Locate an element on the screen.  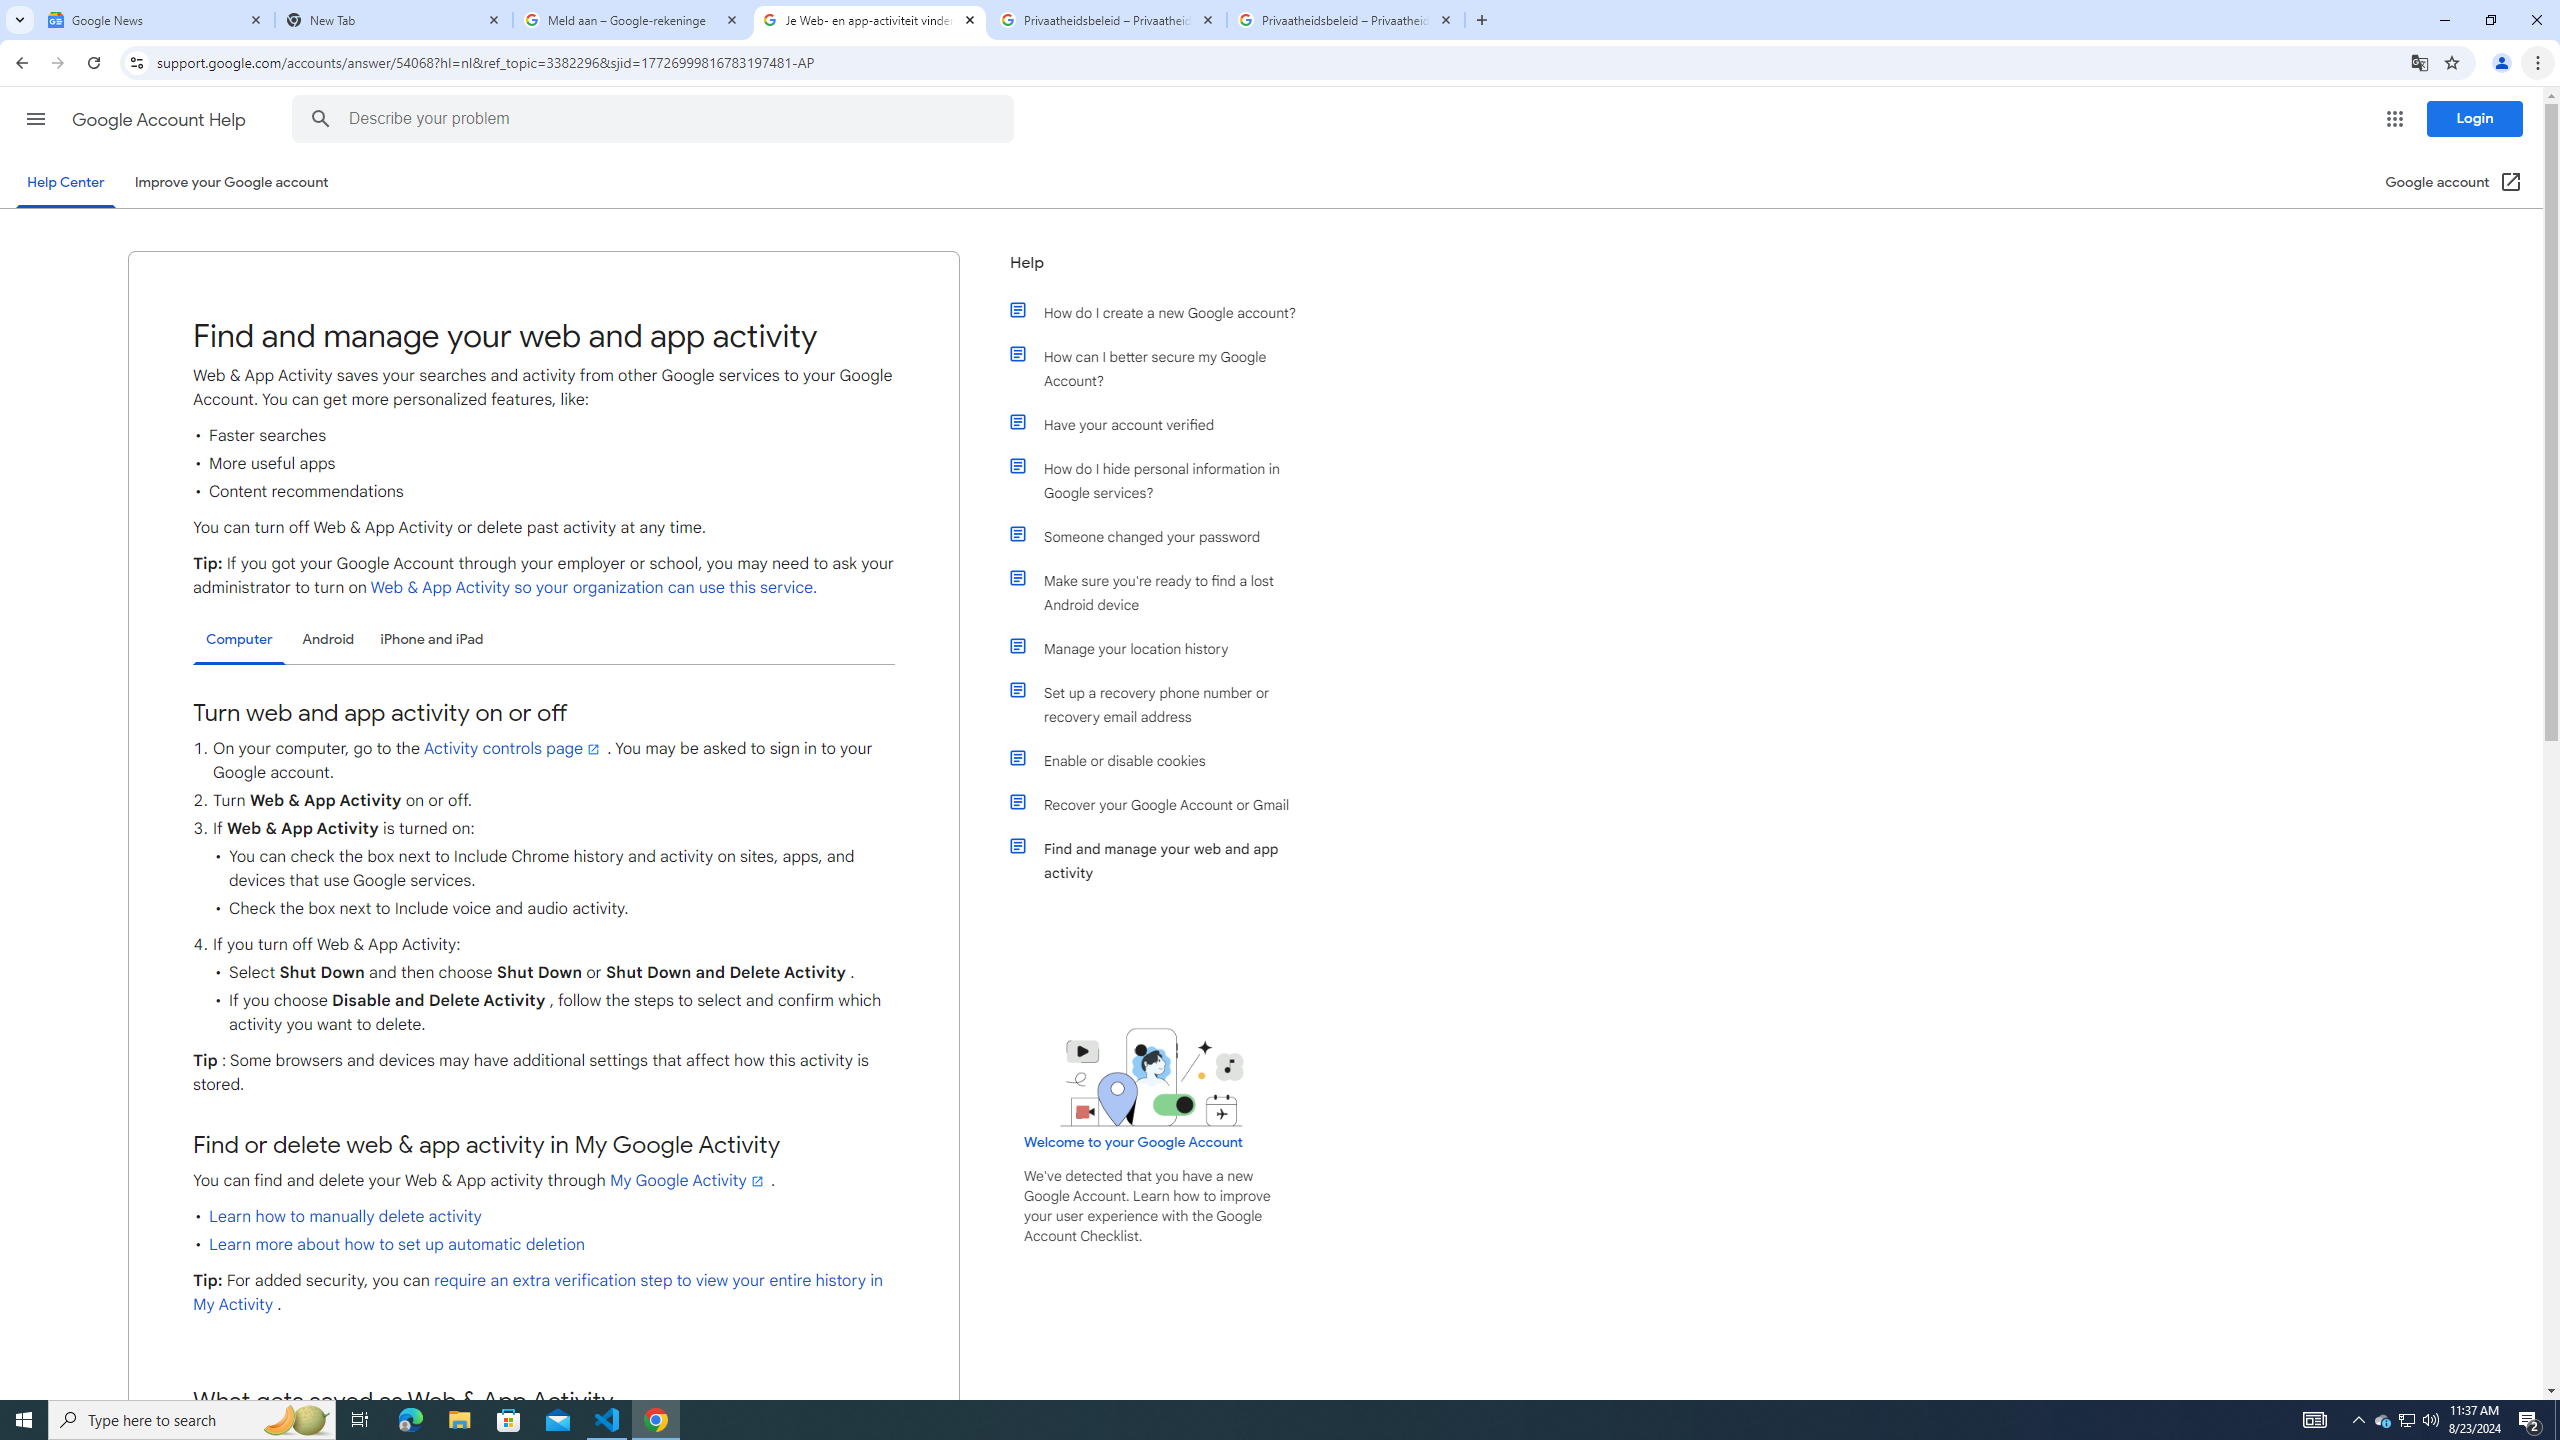
'iPhone and iPad' is located at coordinates (431, 639).